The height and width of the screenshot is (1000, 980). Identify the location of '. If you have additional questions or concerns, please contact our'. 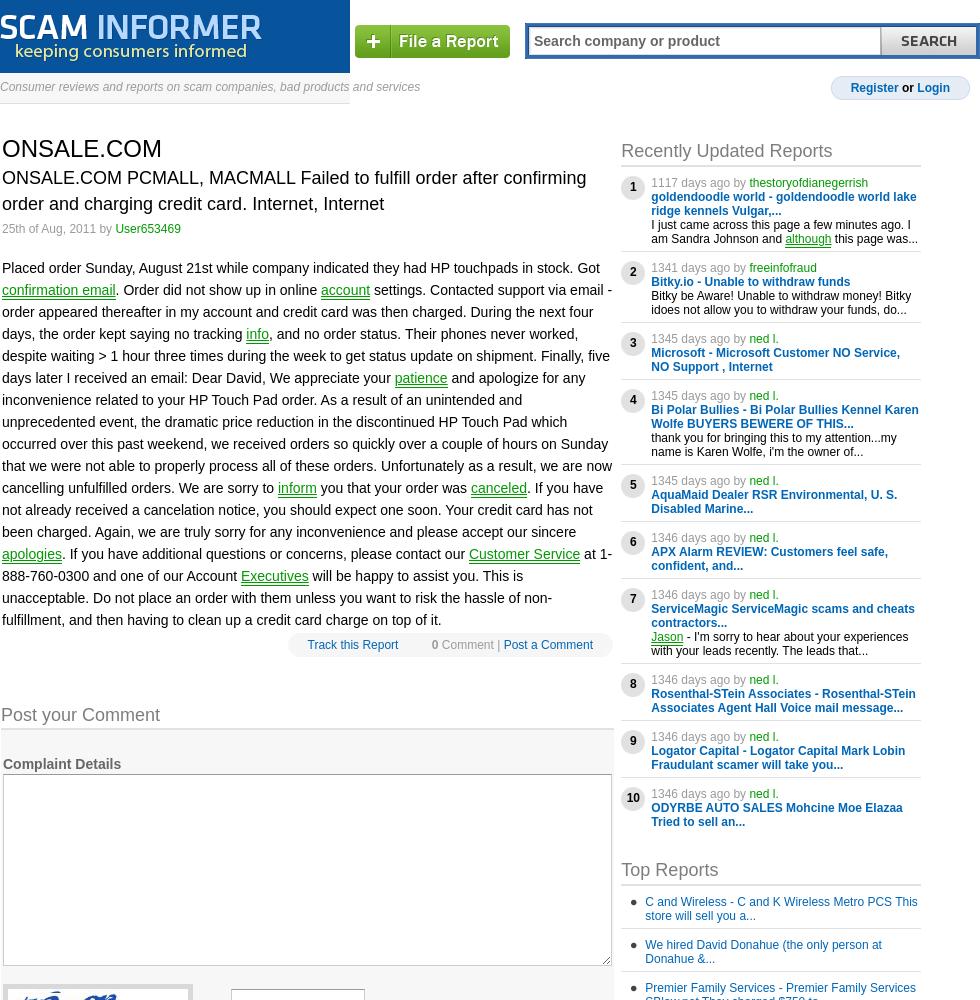
(264, 554).